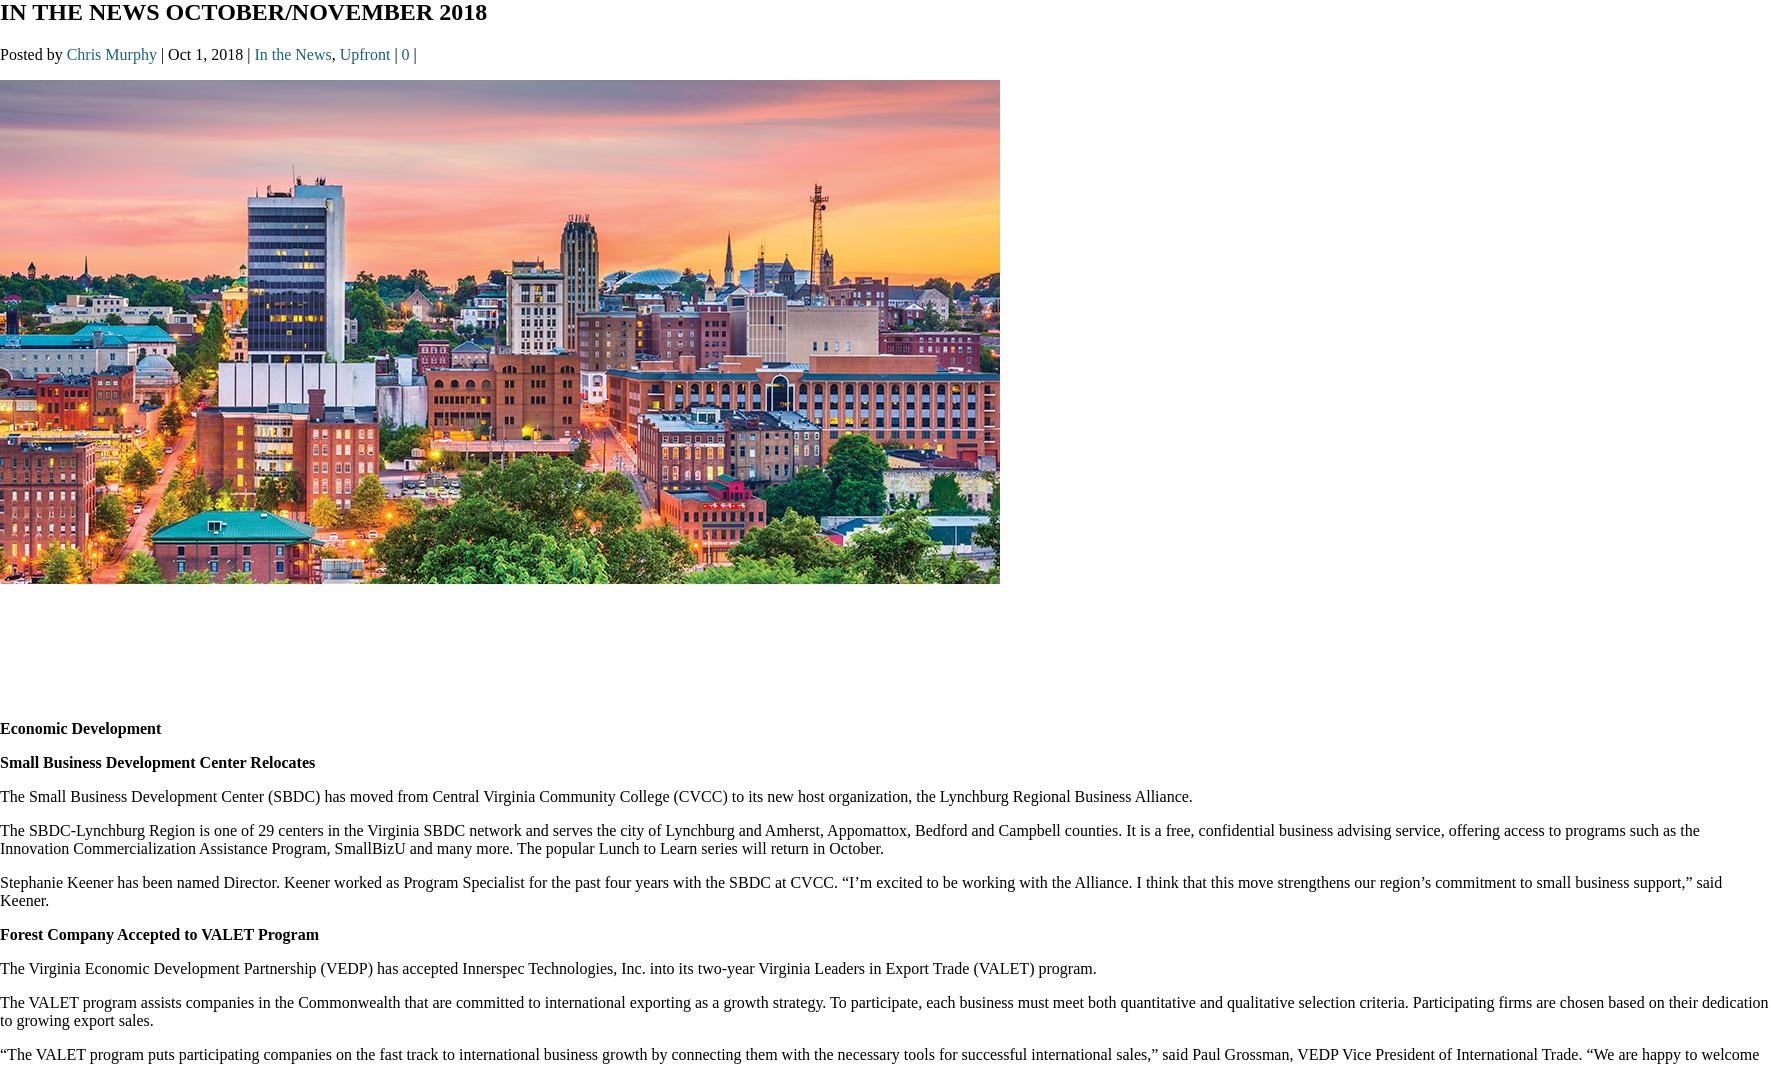 Image resolution: width=1771 pixels, height=1065 pixels. I want to click on 'Economic Development', so click(79, 728).